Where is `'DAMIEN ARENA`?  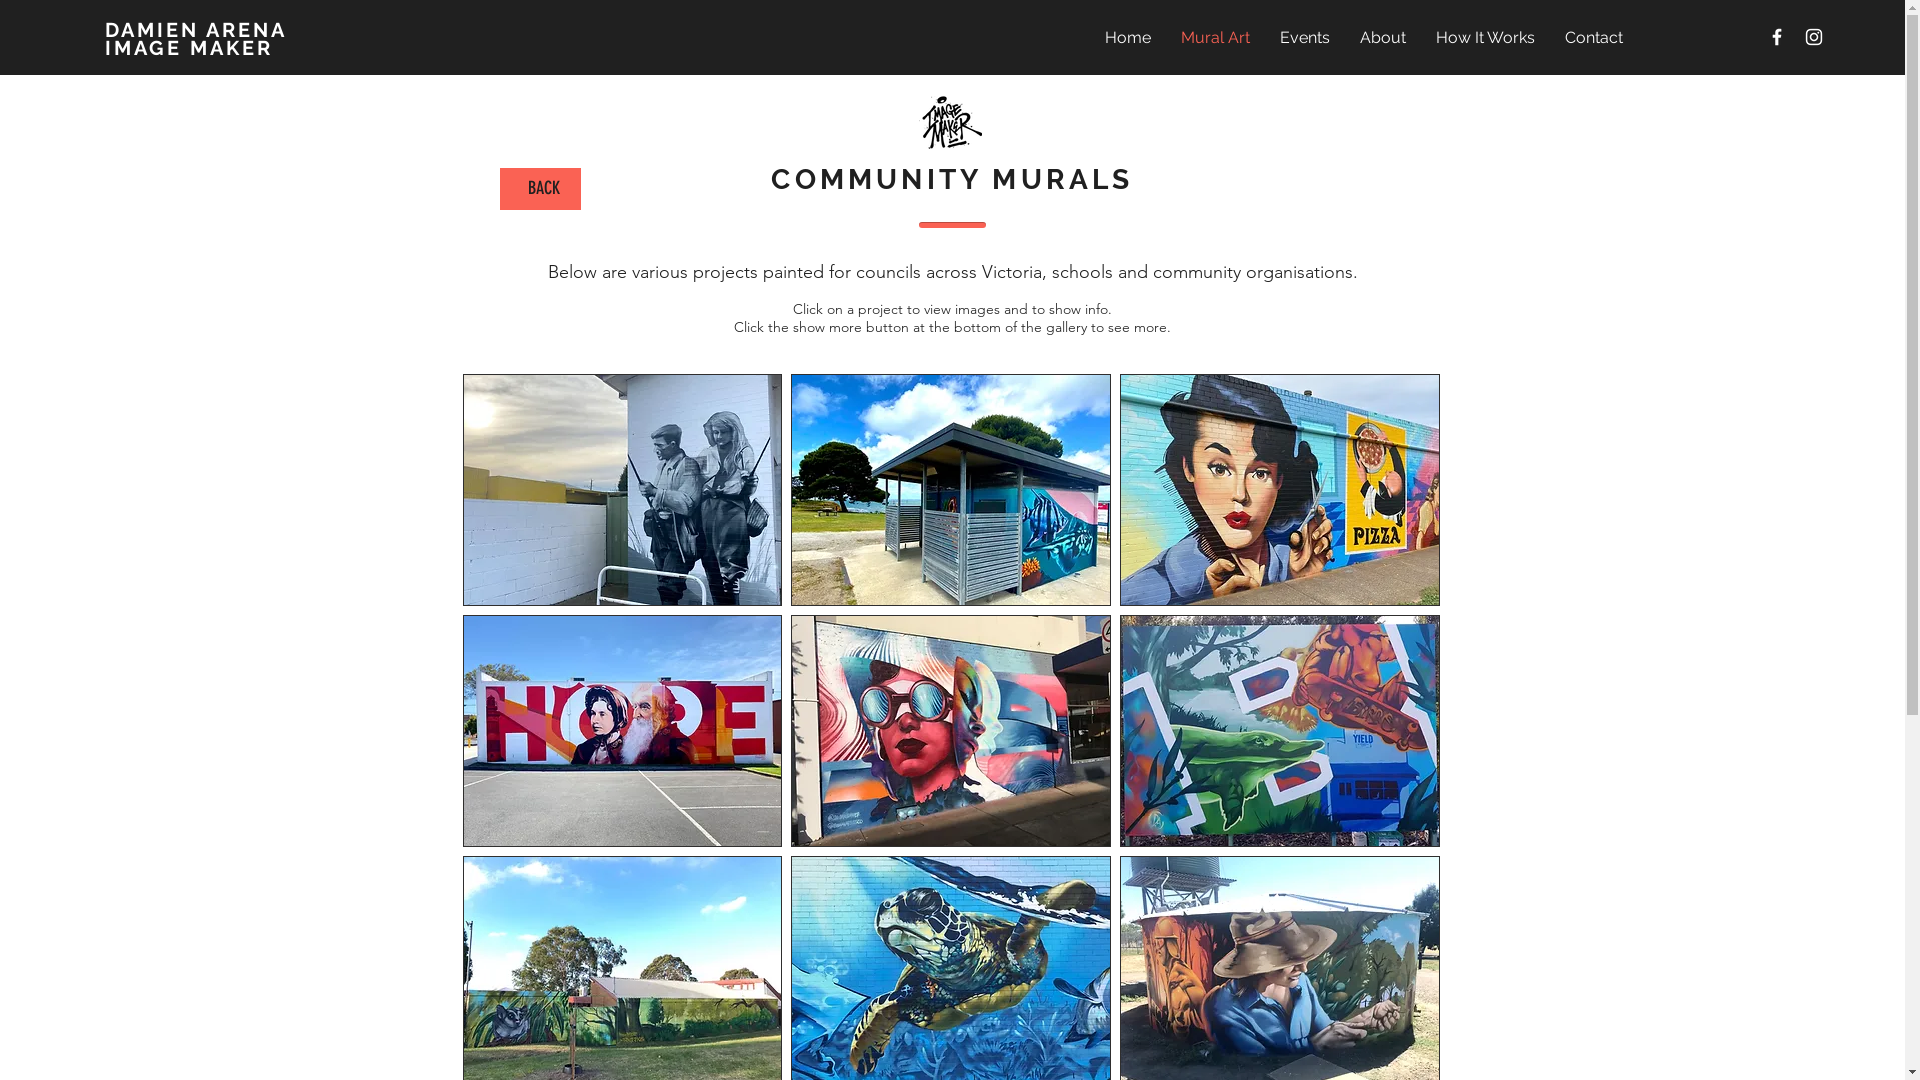
'DAMIEN ARENA is located at coordinates (196, 38).